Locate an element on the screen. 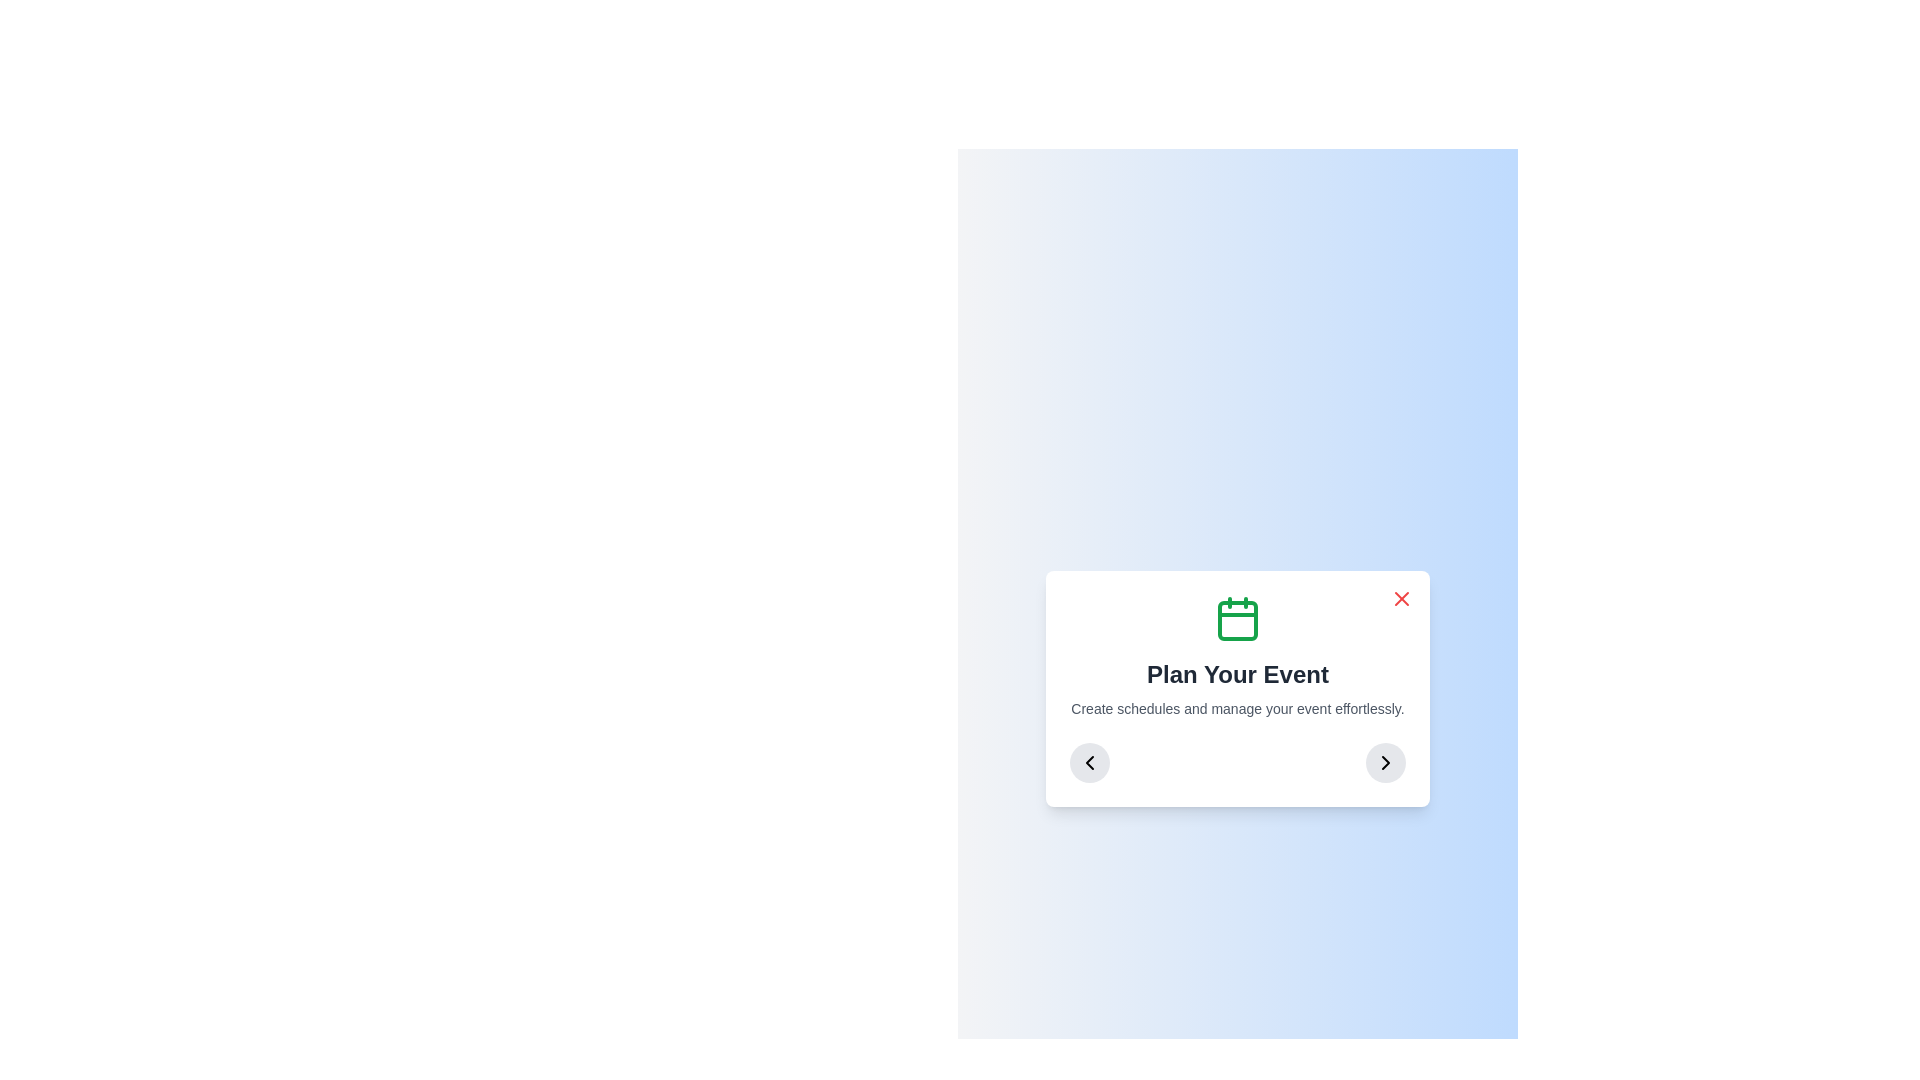 Image resolution: width=1920 pixels, height=1080 pixels. the right-pointing chevron icon button, which is part of a modern minimalistic UI design is located at coordinates (1385, 763).